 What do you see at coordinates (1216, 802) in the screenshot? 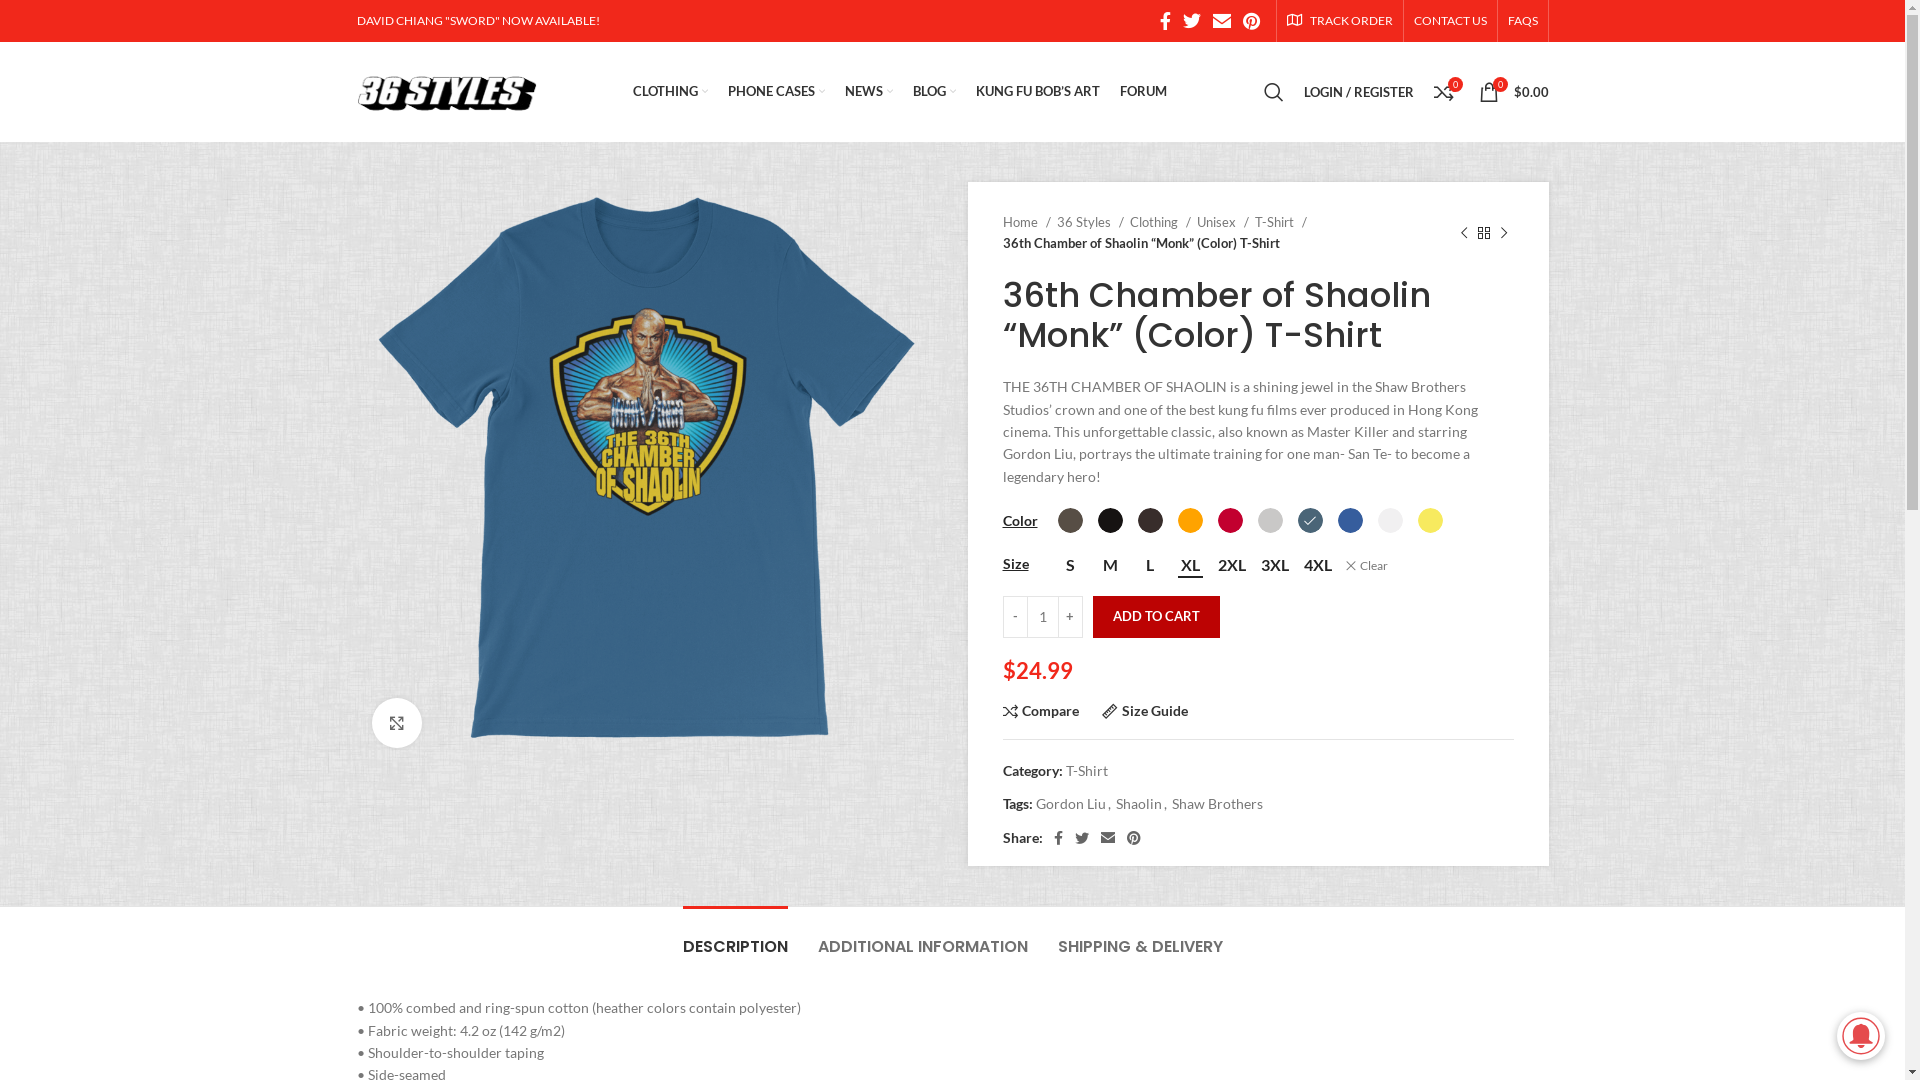
I see `'Shaw Brothers'` at bounding box center [1216, 802].